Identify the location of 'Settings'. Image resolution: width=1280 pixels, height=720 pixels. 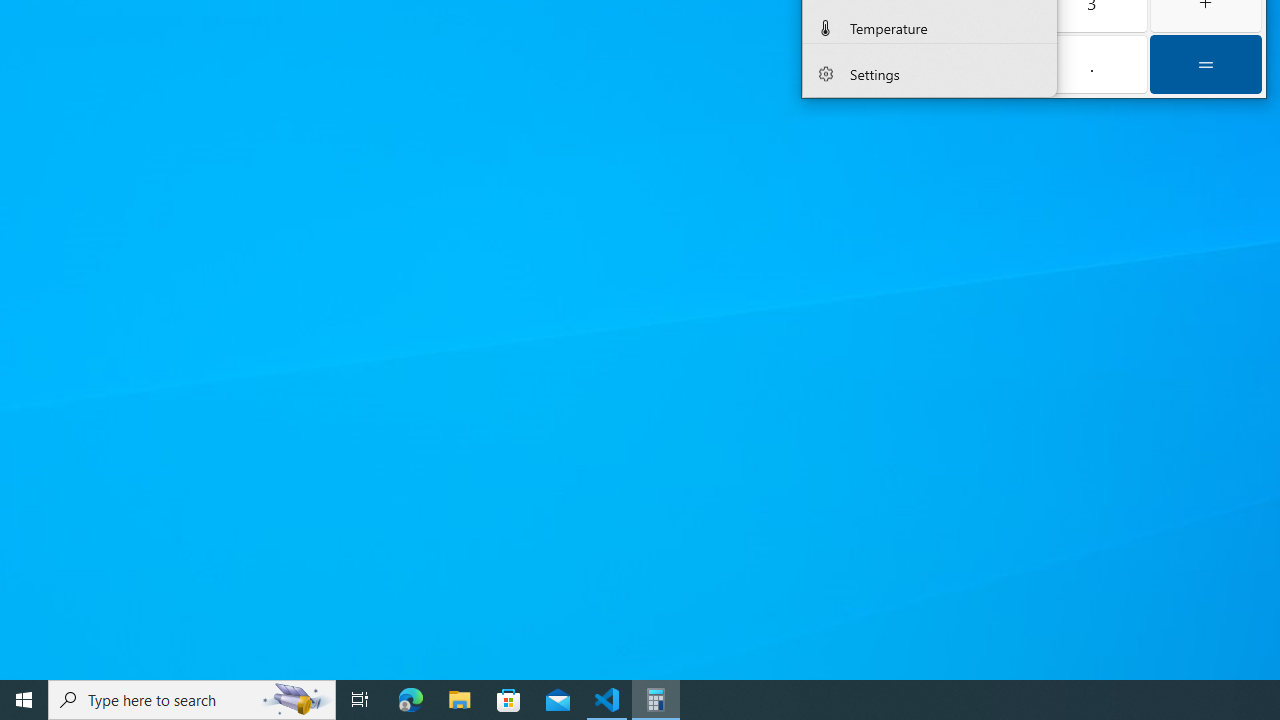
(928, 73).